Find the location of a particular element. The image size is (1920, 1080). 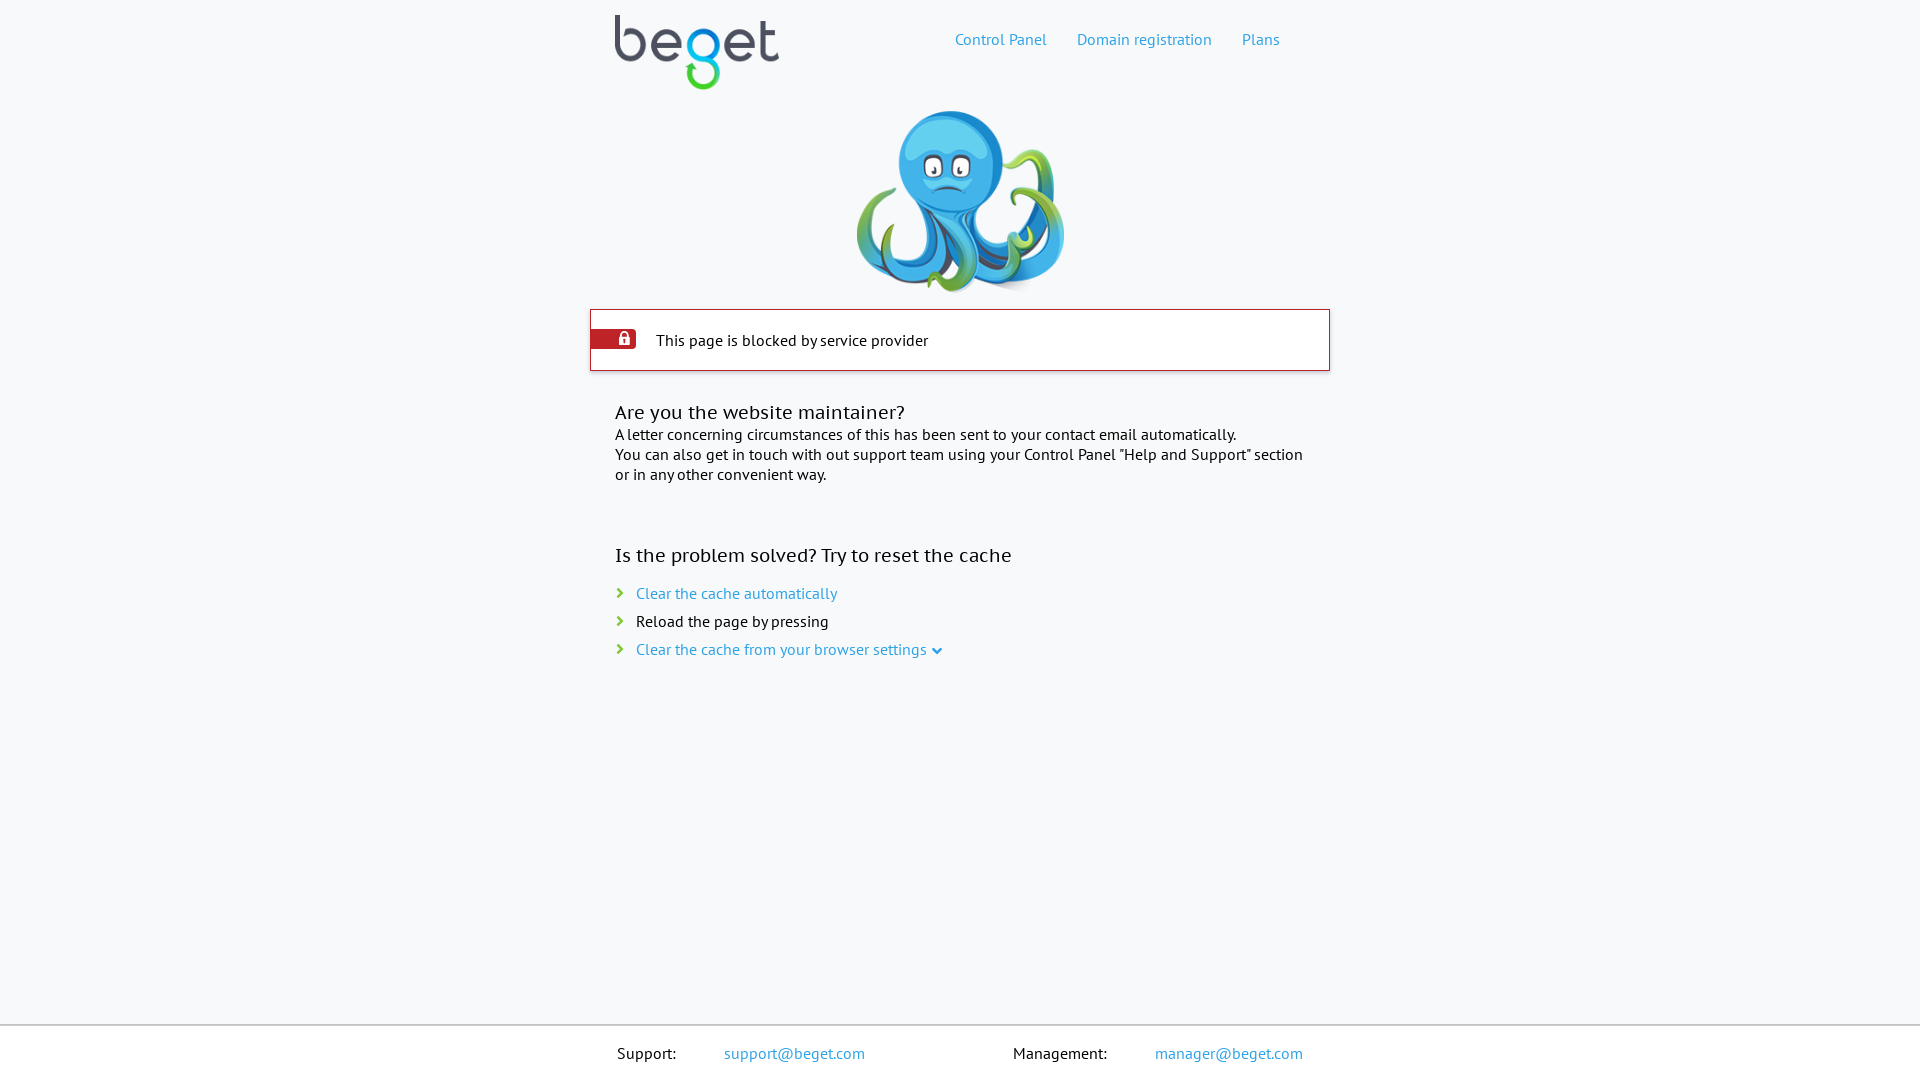

'Control Panel' is located at coordinates (1001, 38).